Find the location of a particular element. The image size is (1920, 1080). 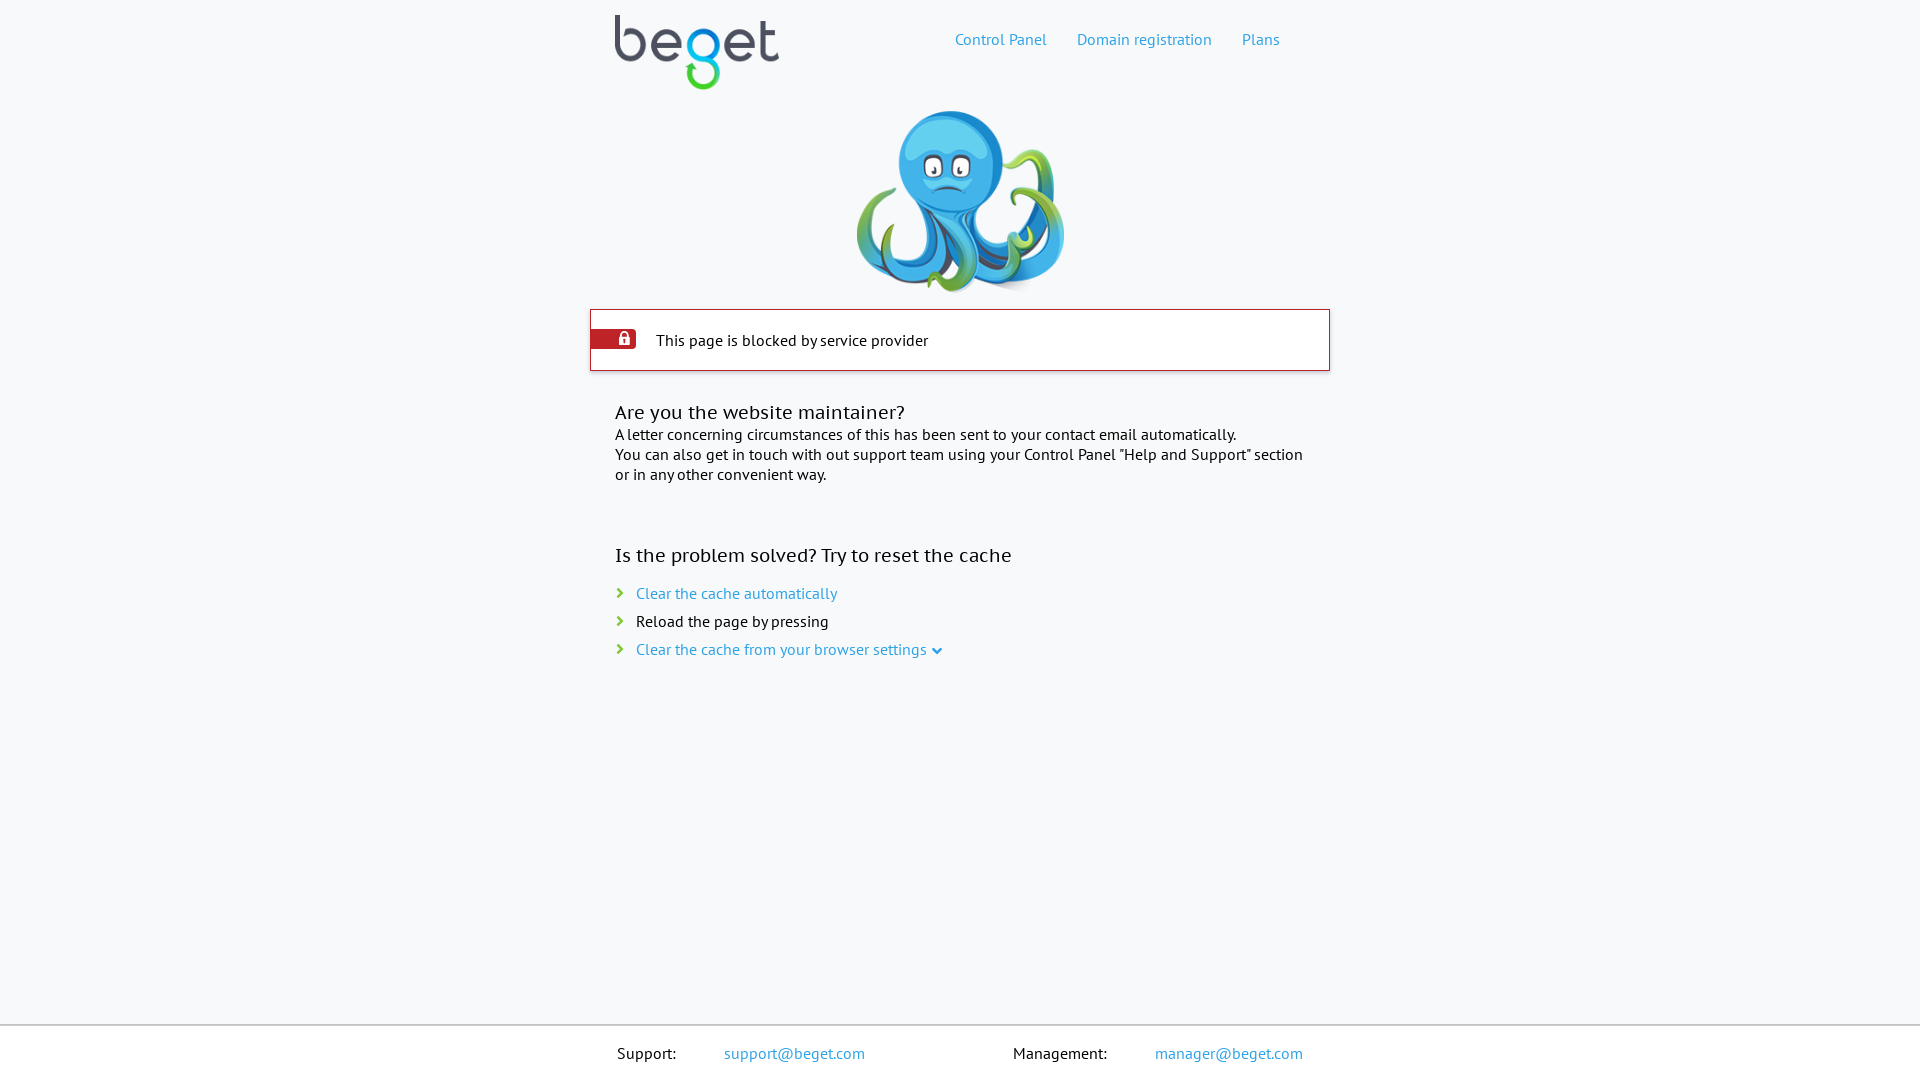

'Control Panel' is located at coordinates (1001, 38).